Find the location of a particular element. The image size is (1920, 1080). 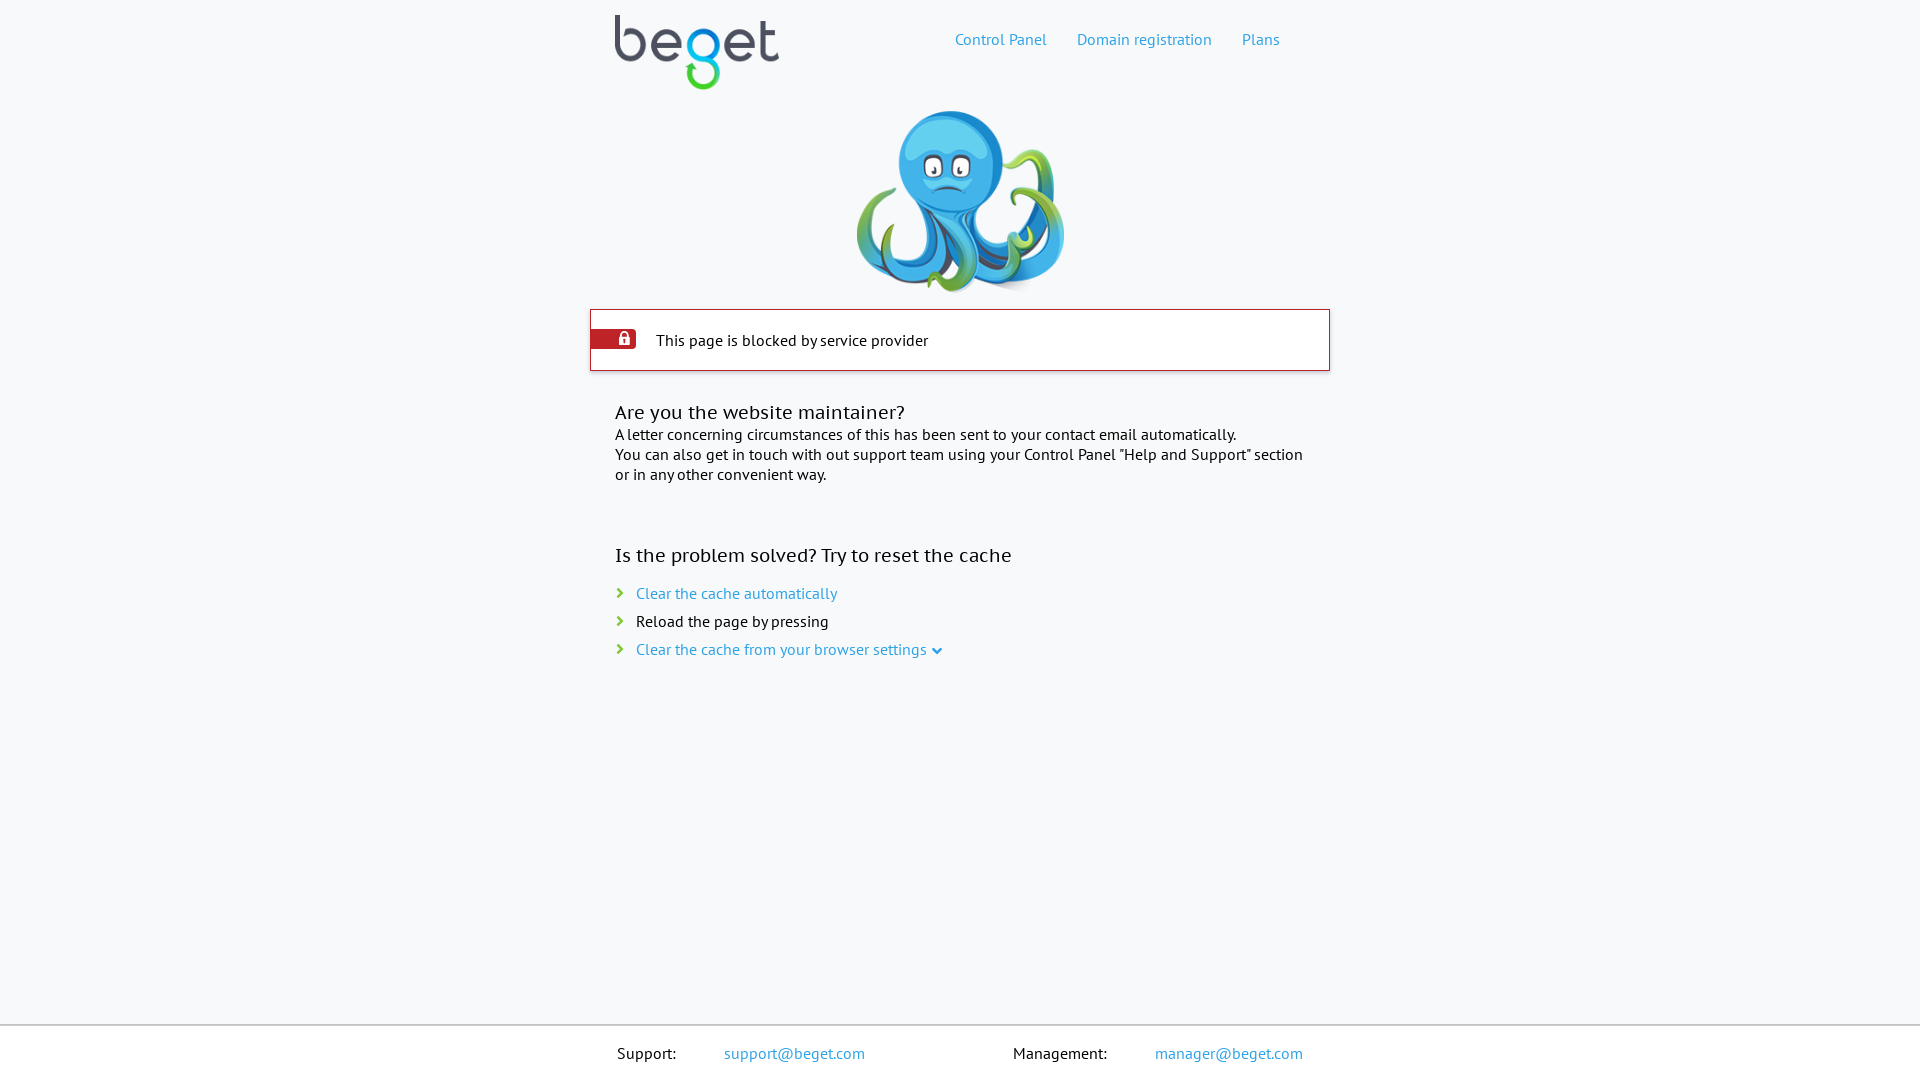

'Control Panel' is located at coordinates (1001, 38).